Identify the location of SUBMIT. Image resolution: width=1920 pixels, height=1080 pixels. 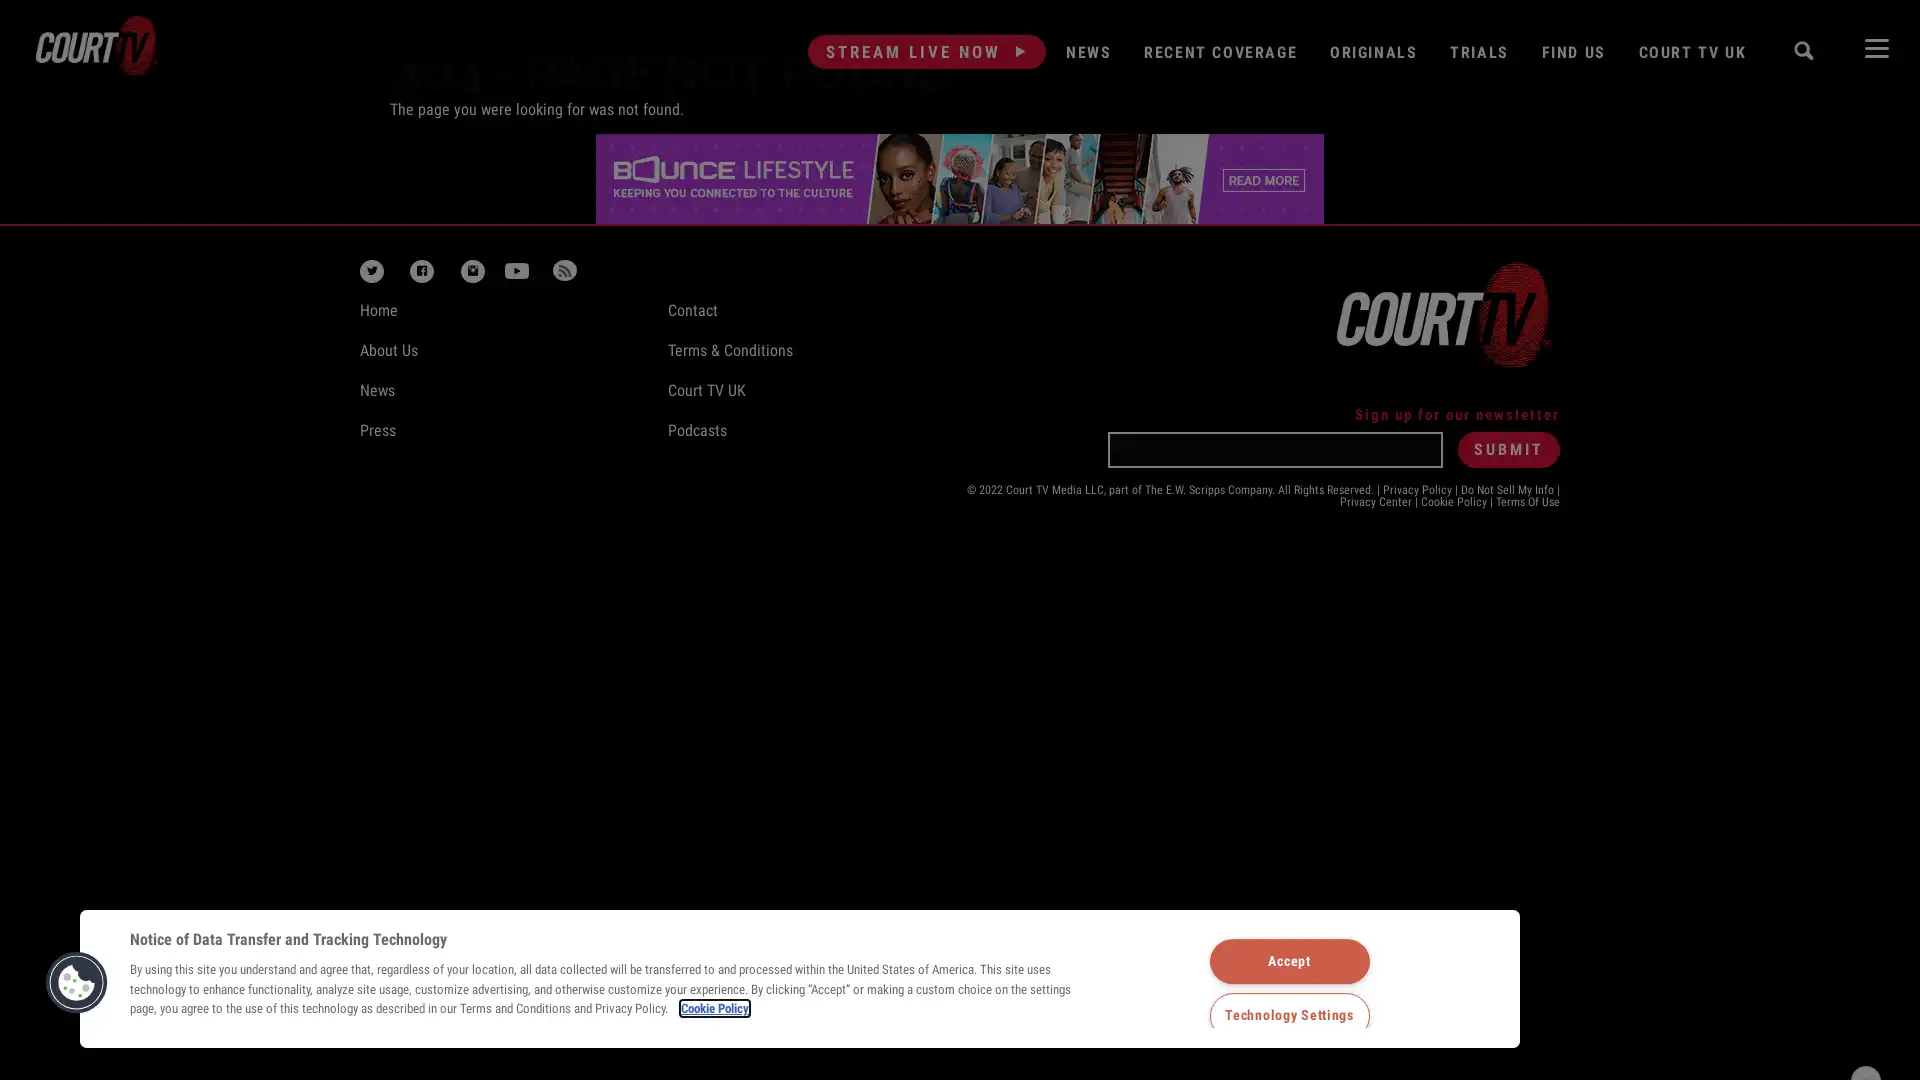
(1508, 447).